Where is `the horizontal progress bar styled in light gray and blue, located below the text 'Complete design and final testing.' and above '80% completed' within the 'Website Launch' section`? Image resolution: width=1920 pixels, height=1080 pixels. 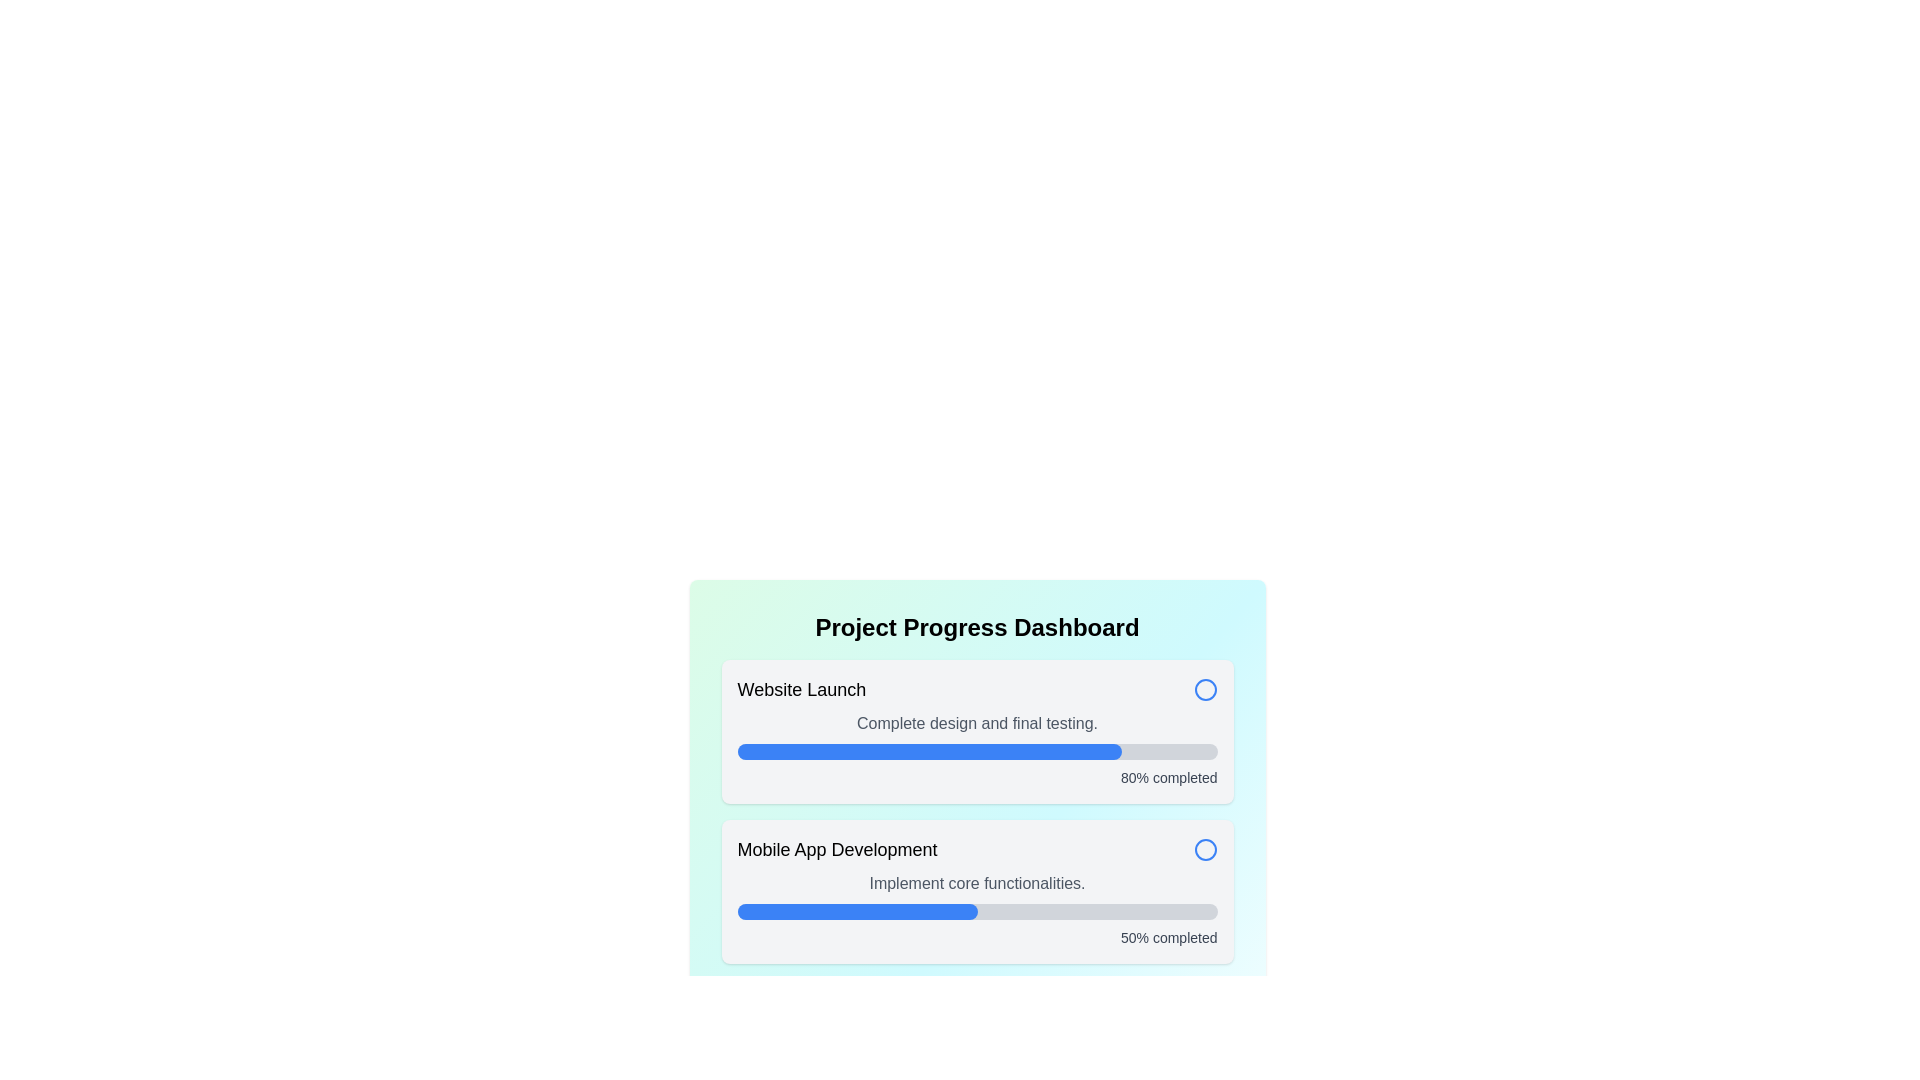 the horizontal progress bar styled in light gray and blue, located below the text 'Complete design and final testing.' and above '80% completed' within the 'Website Launch' section is located at coordinates (977, 752).